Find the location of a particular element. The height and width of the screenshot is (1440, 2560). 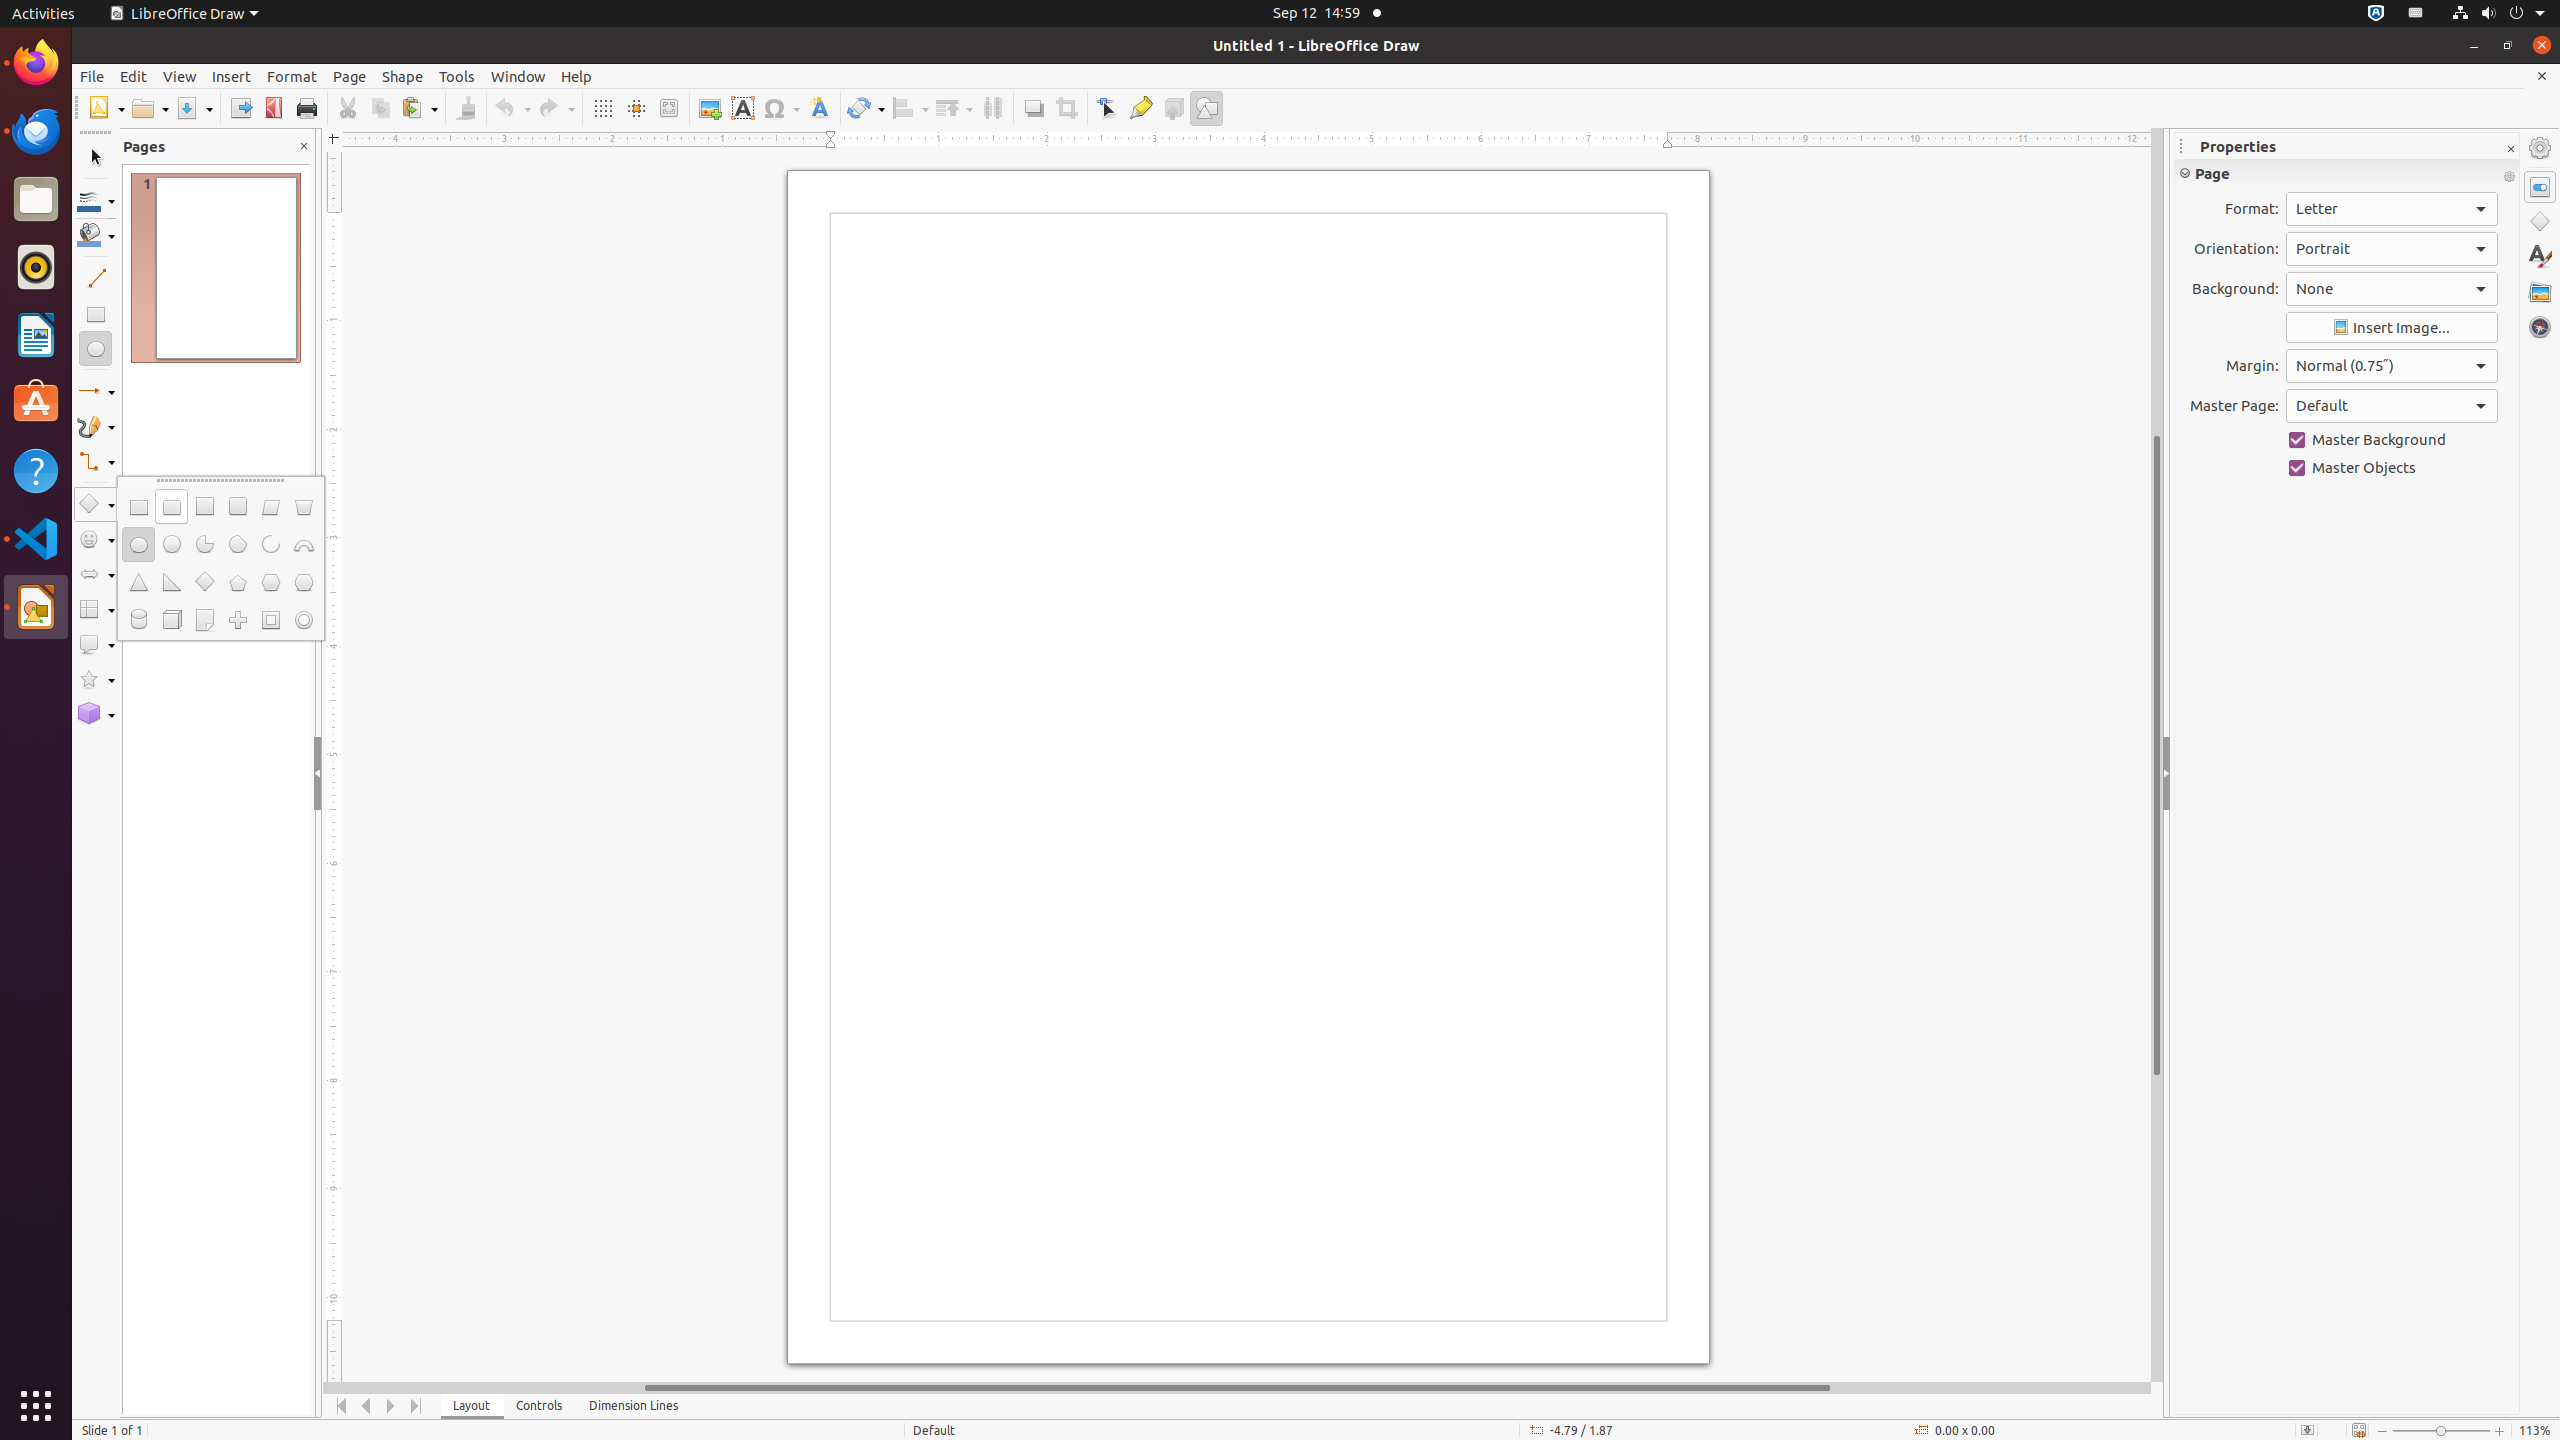

'Cut' is located at coordinates (346, 107).